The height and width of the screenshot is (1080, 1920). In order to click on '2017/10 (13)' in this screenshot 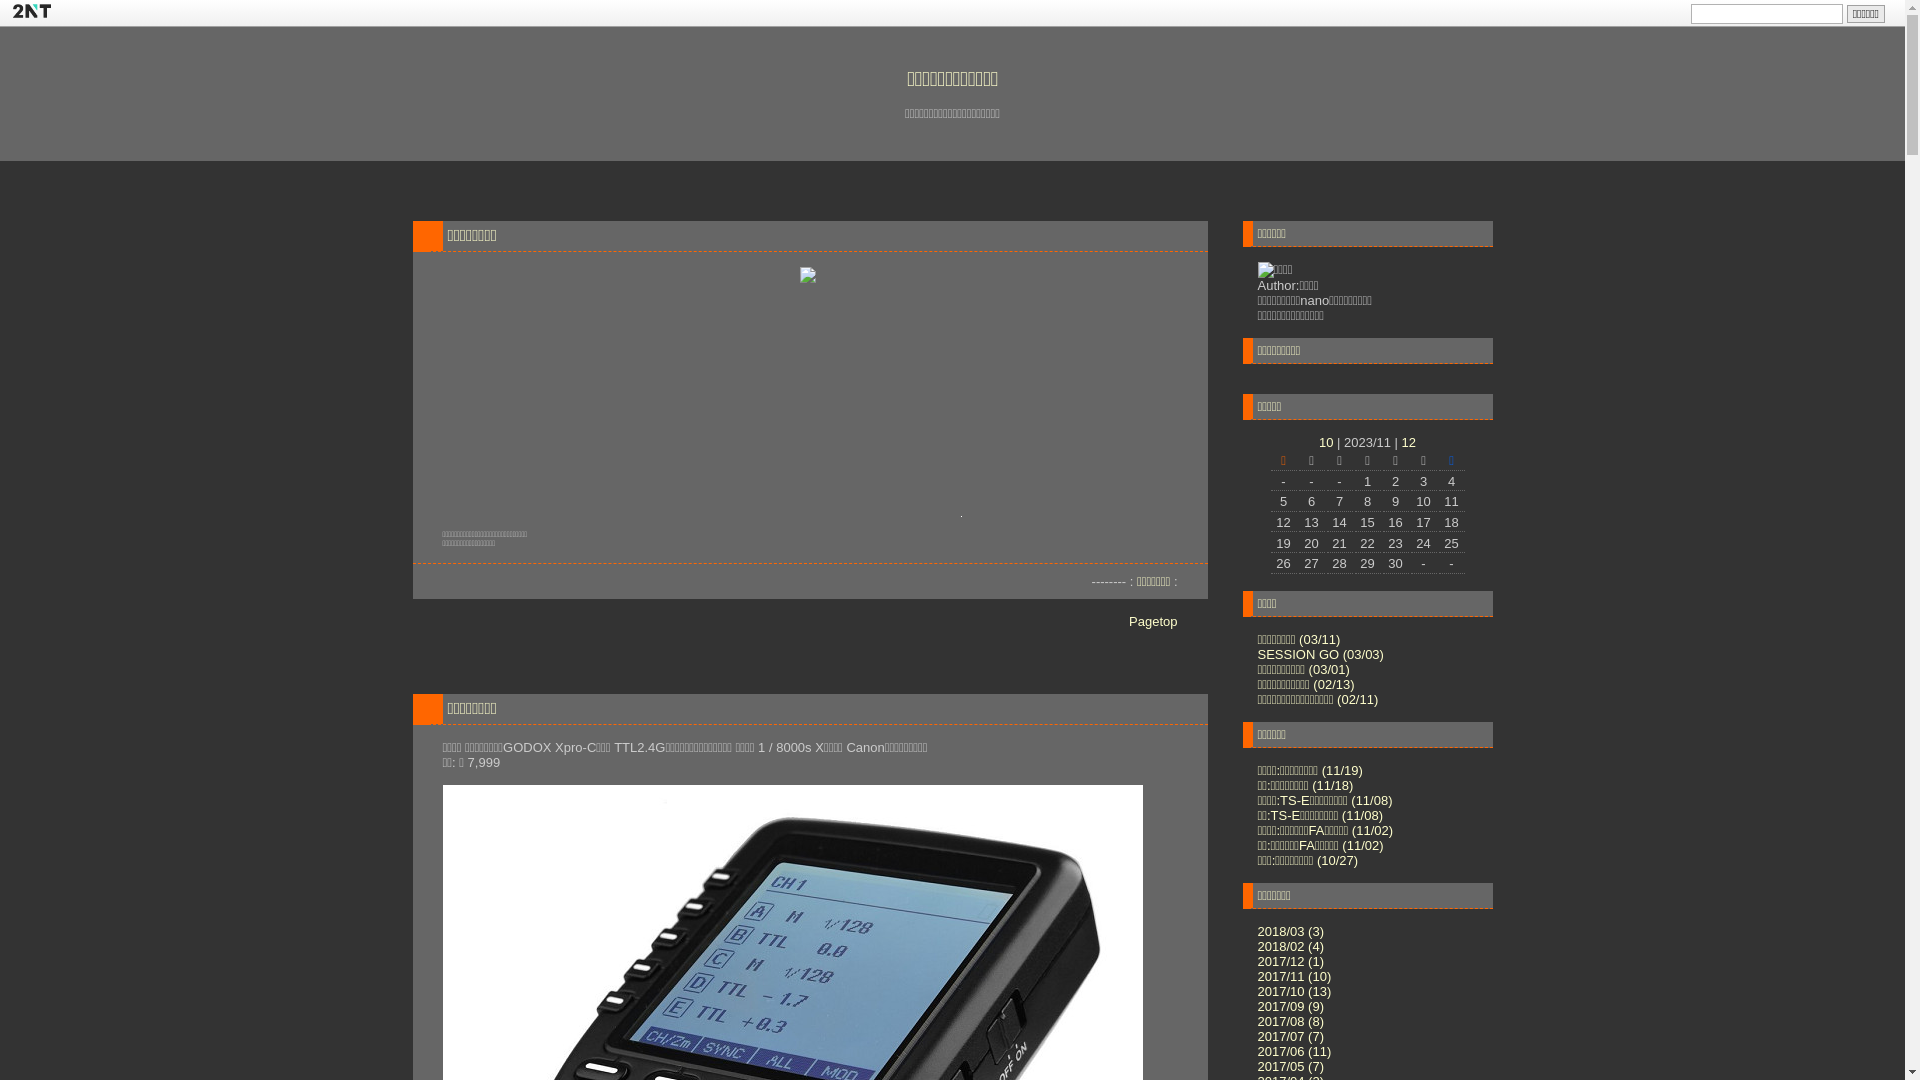, I will do `click(1295, 991)`.